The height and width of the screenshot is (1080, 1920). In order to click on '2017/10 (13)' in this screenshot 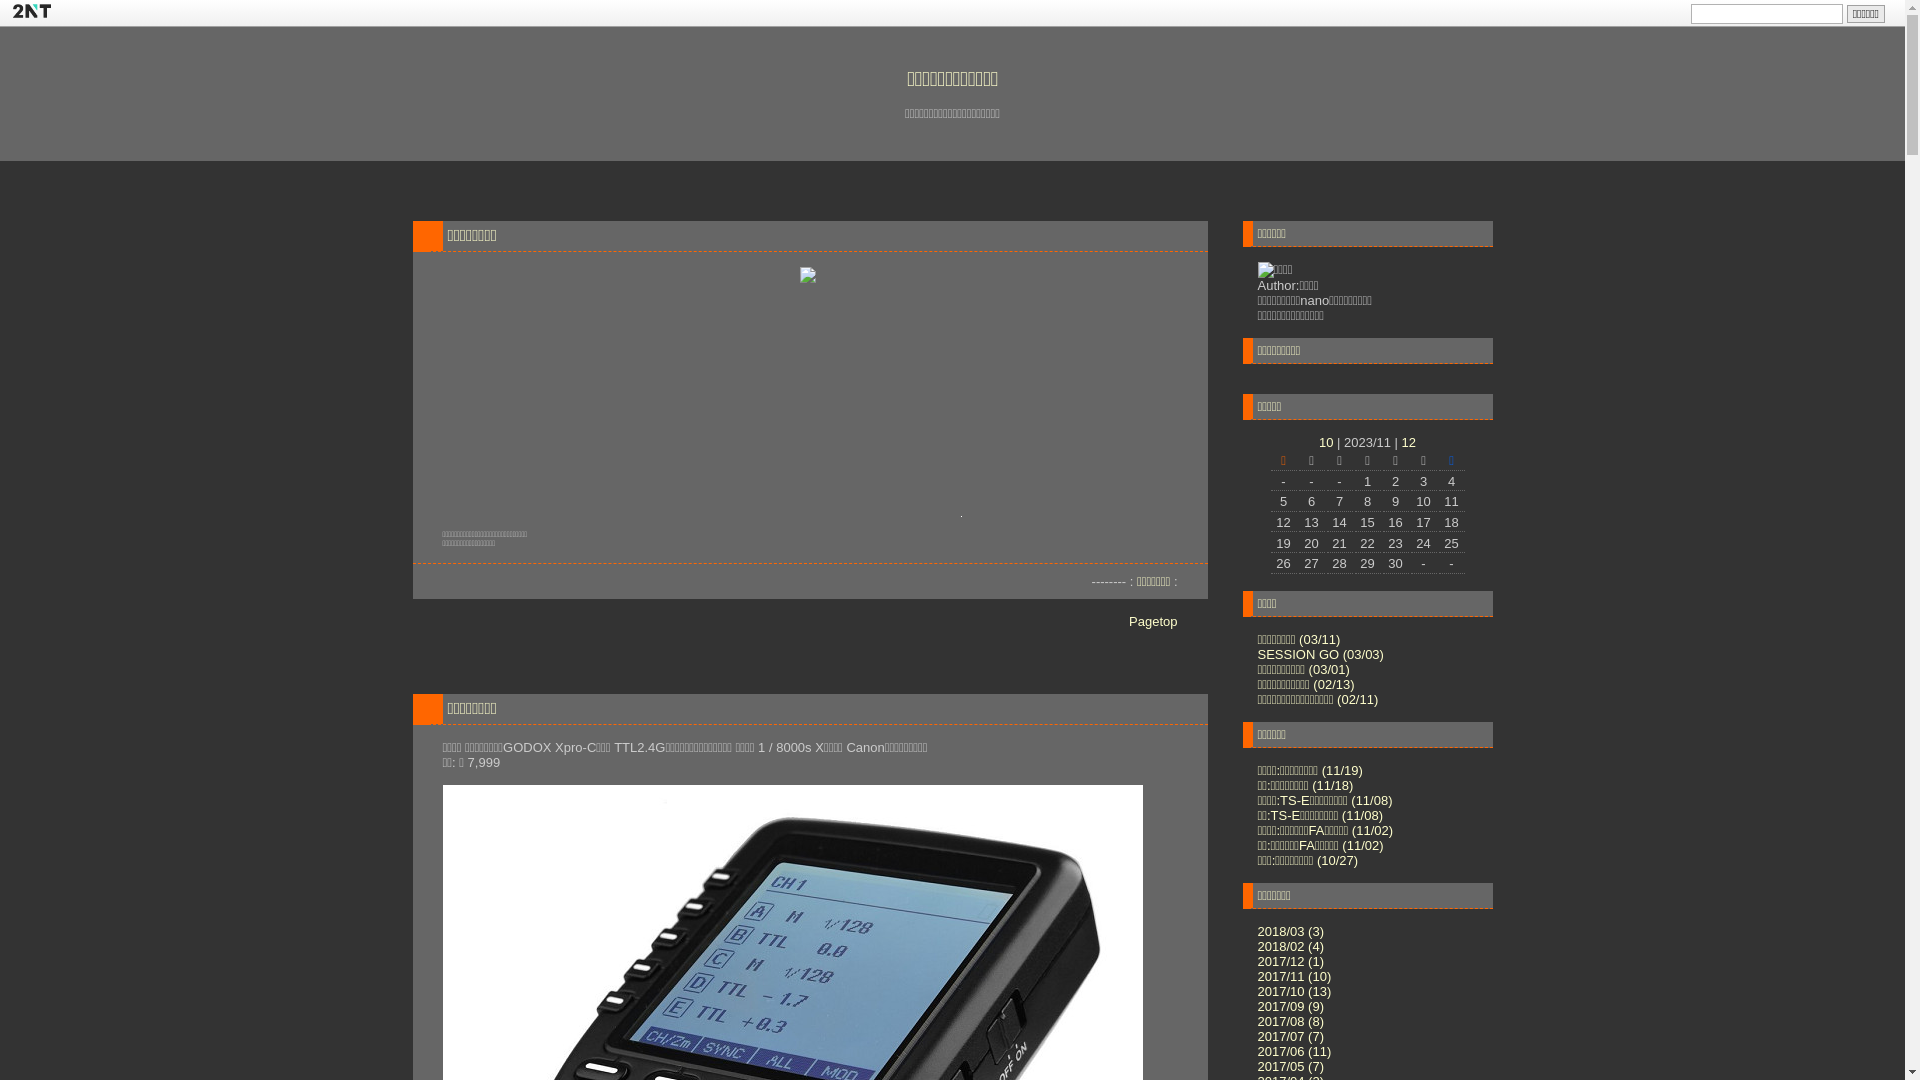, I will do `click(1295, 991)`.